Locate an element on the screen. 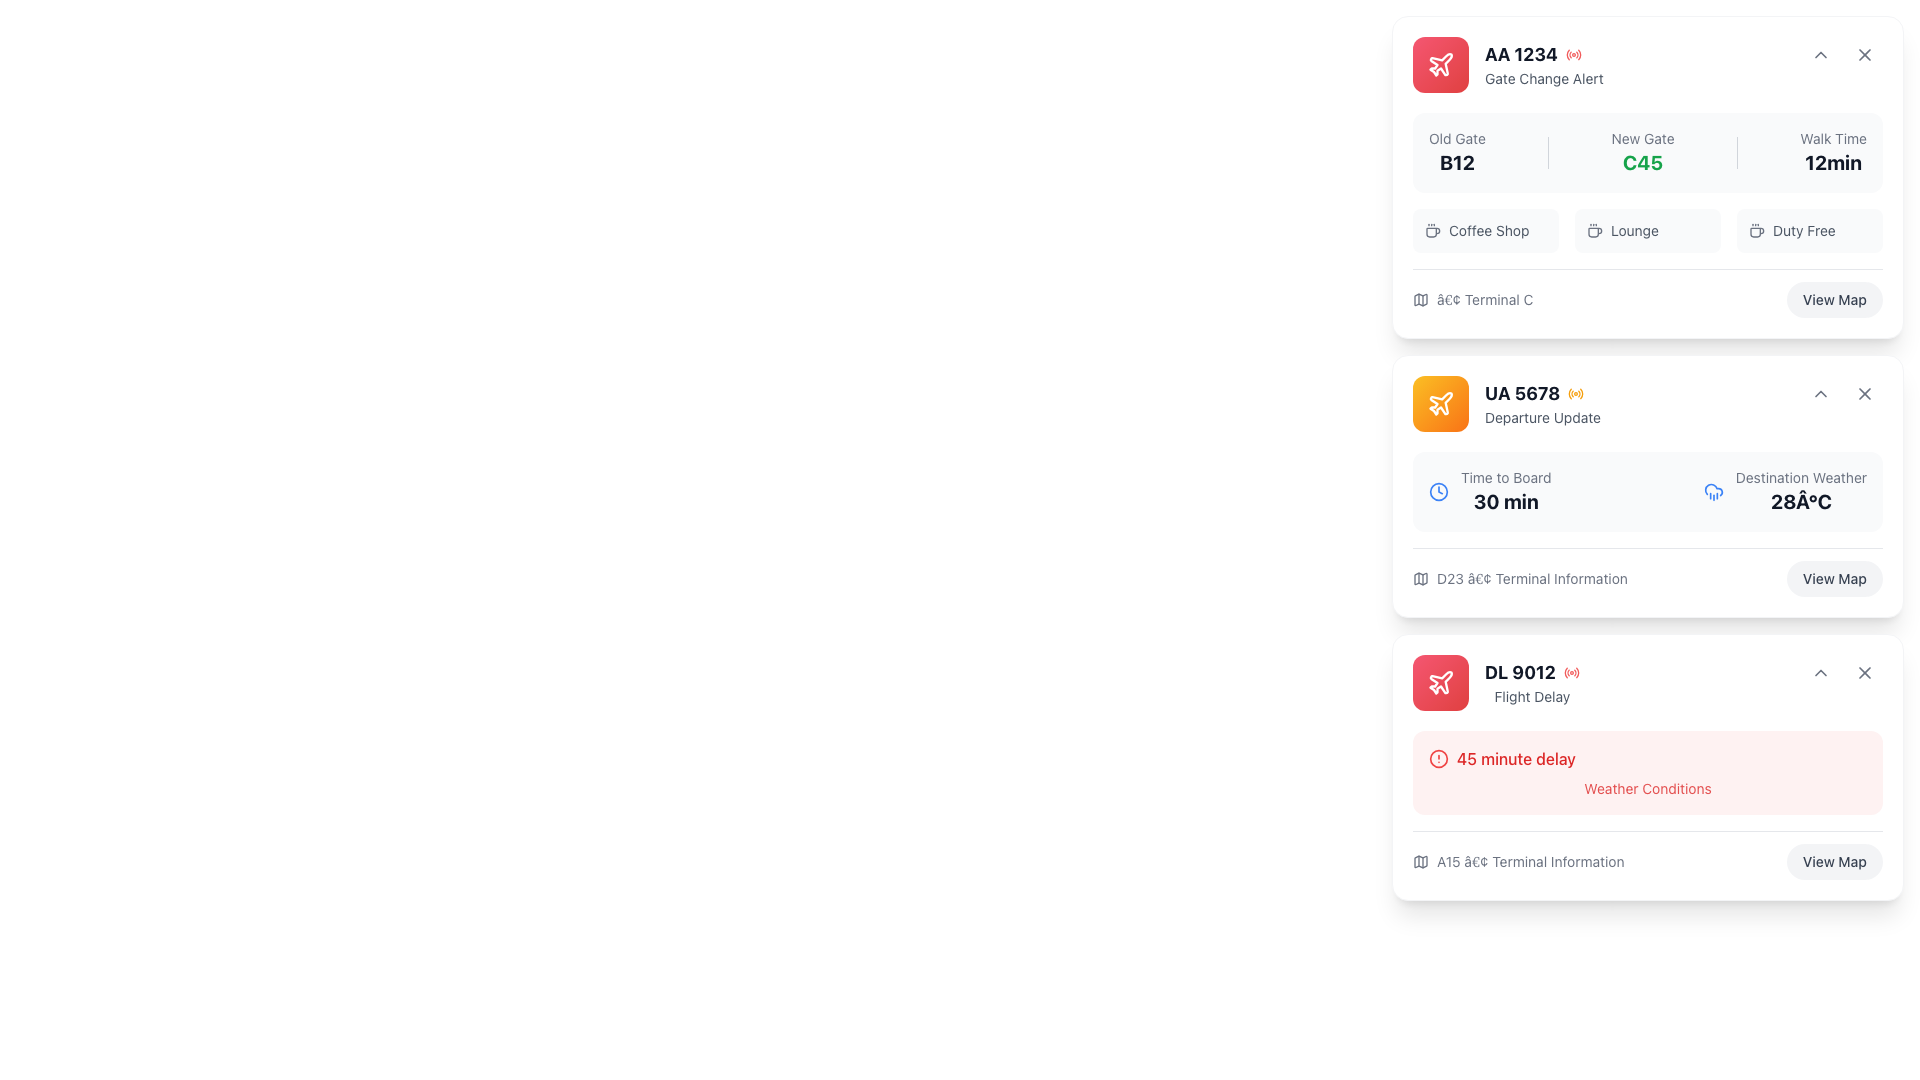 The image size is (1920, 1080). the text display that notifies the user about a 45-minute delay, located in the bottom-most card and to the right of a warning indicator is located at coordinates (1516, 759).